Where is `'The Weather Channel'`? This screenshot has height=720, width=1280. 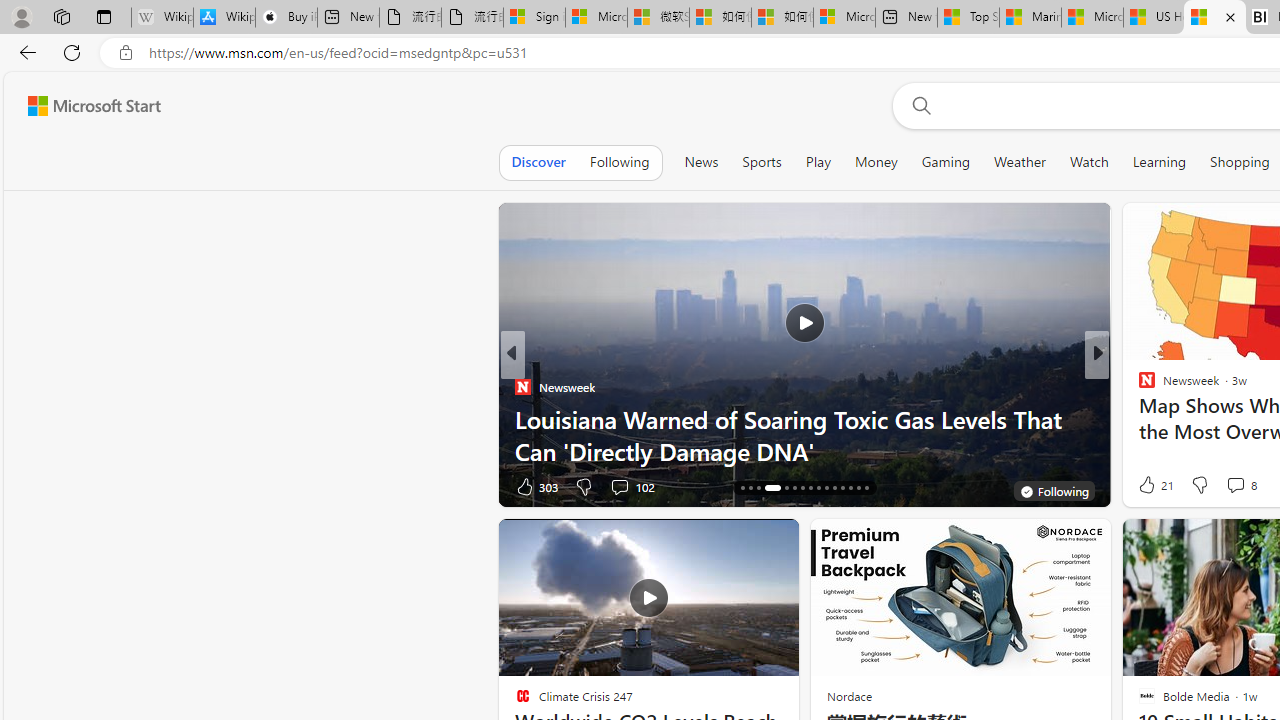
'The Weather Channel' is located at coordinates (1138, 387).